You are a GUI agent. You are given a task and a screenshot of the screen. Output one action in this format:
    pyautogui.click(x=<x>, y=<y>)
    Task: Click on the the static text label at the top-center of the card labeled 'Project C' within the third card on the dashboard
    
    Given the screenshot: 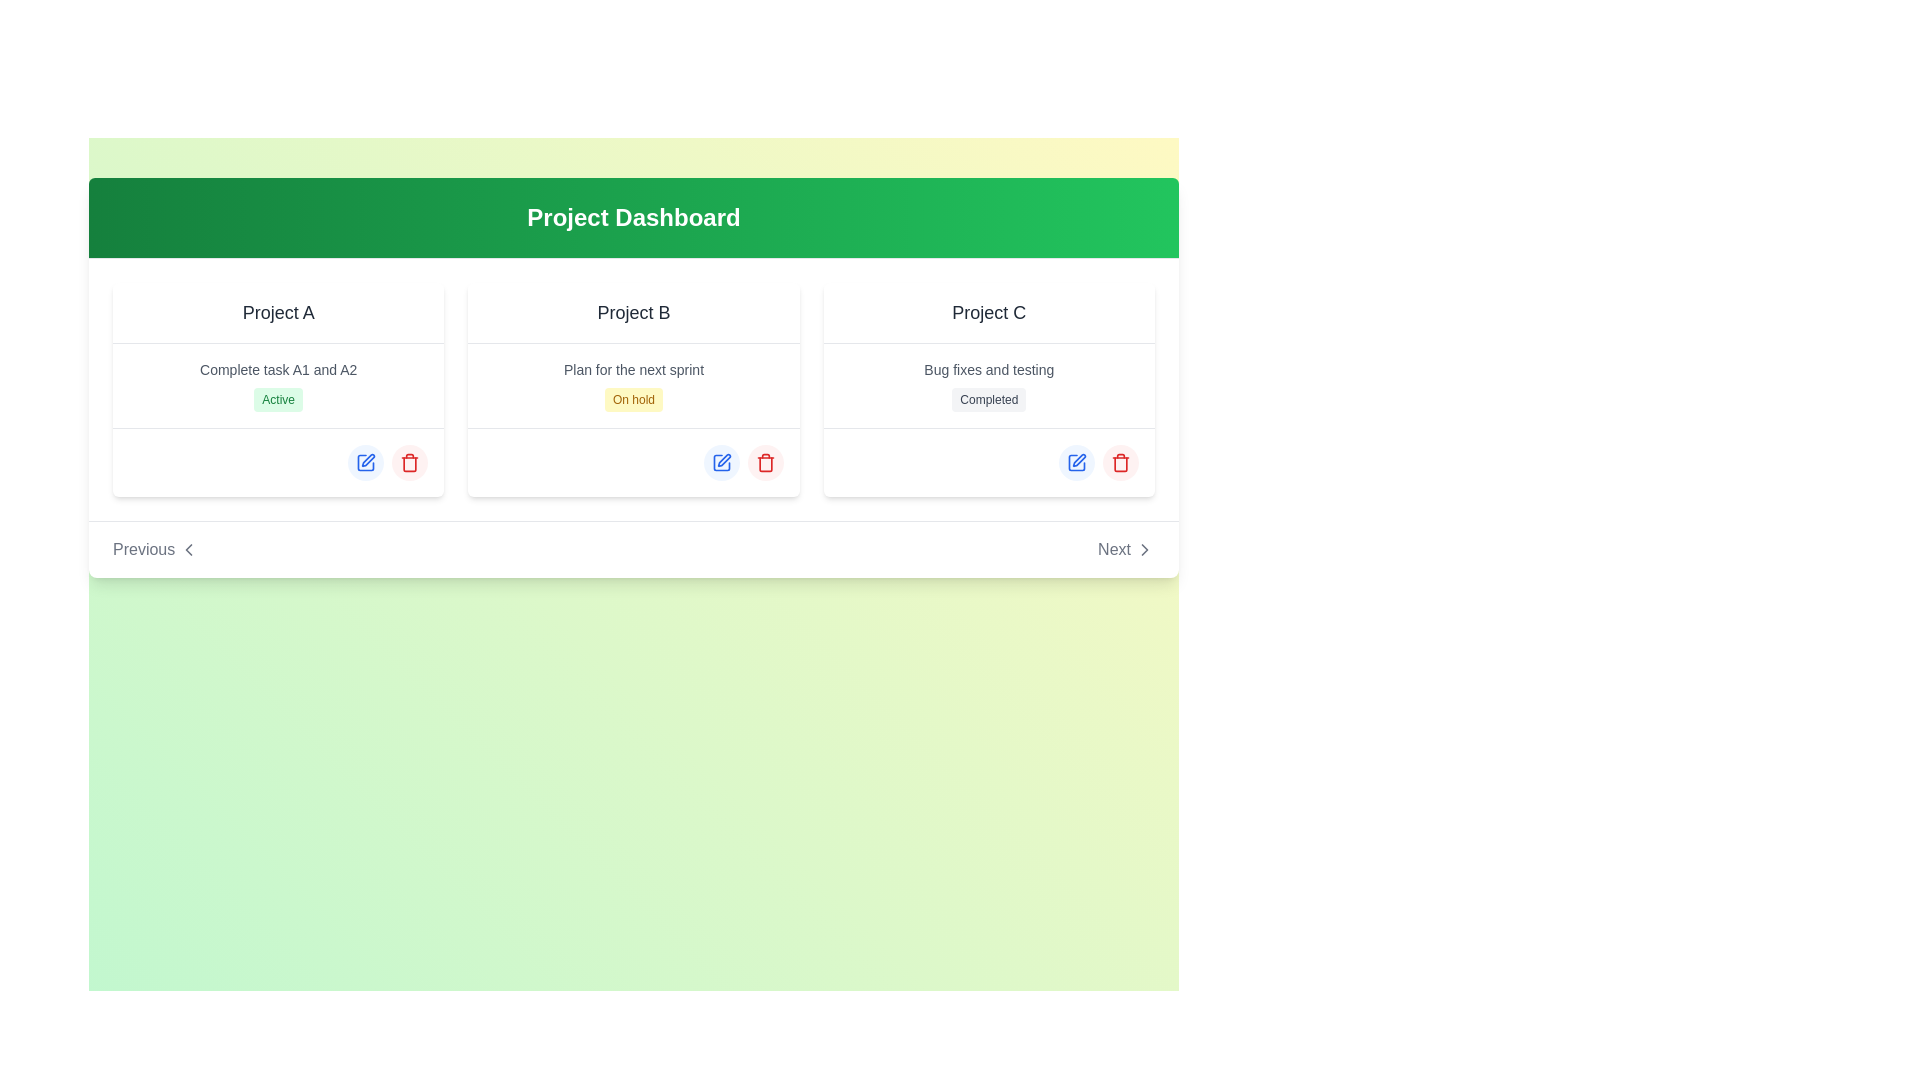 What is the action you would take?
    pyautogui.click(x=989, y=313)
    